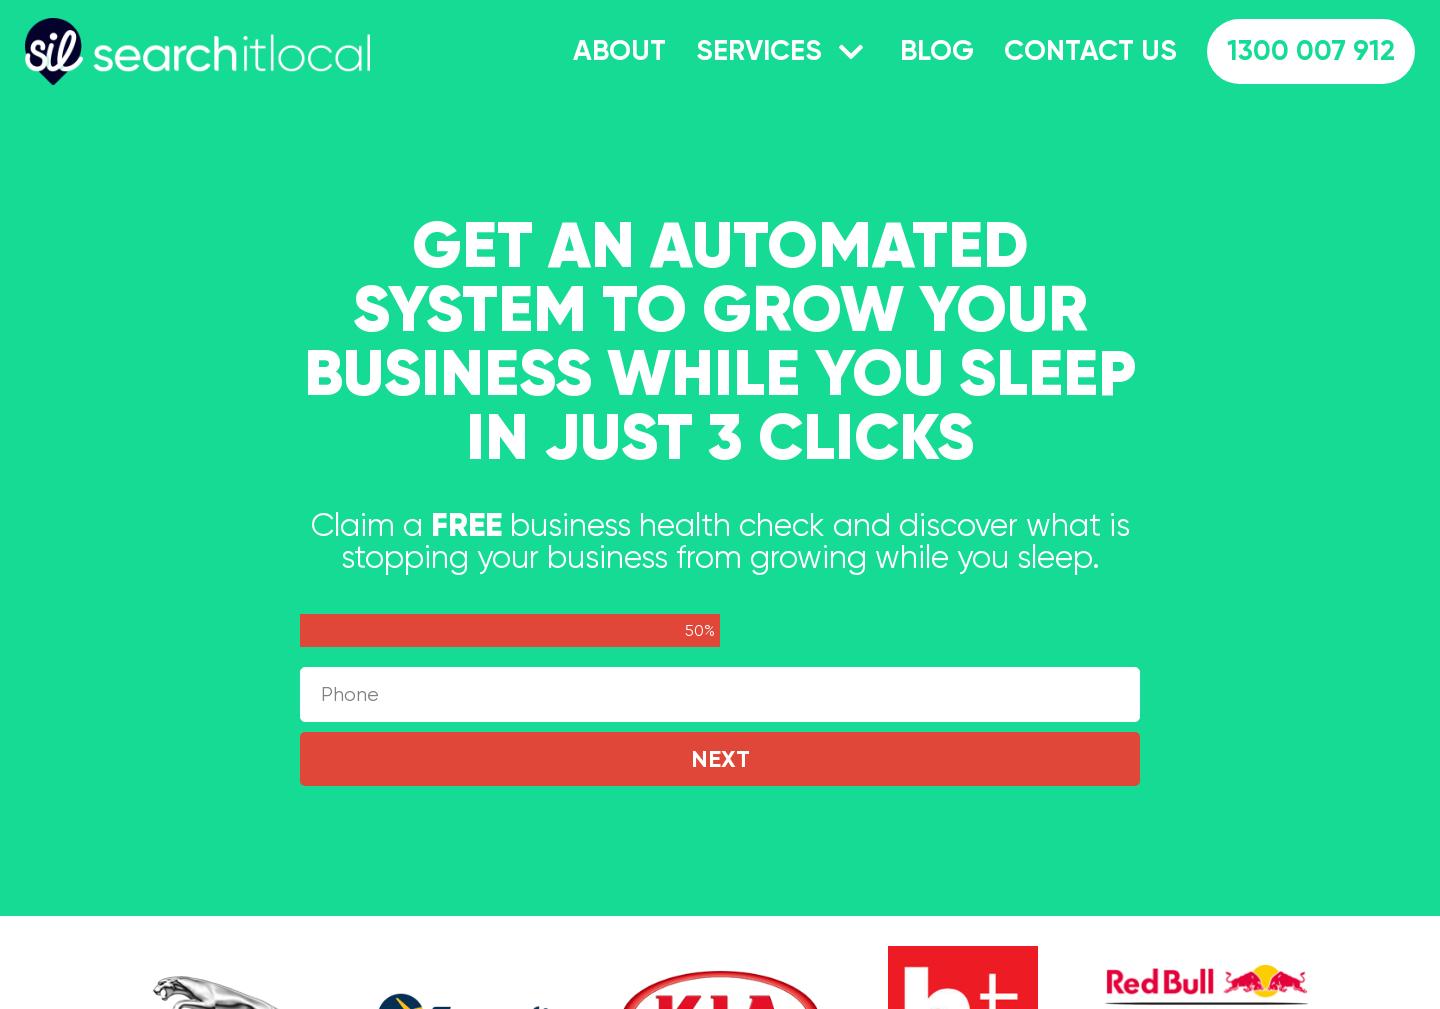 Image resolution: width=1440 pixels, height=1009 pixels. I want to click on 'Services', so click(695, 49).